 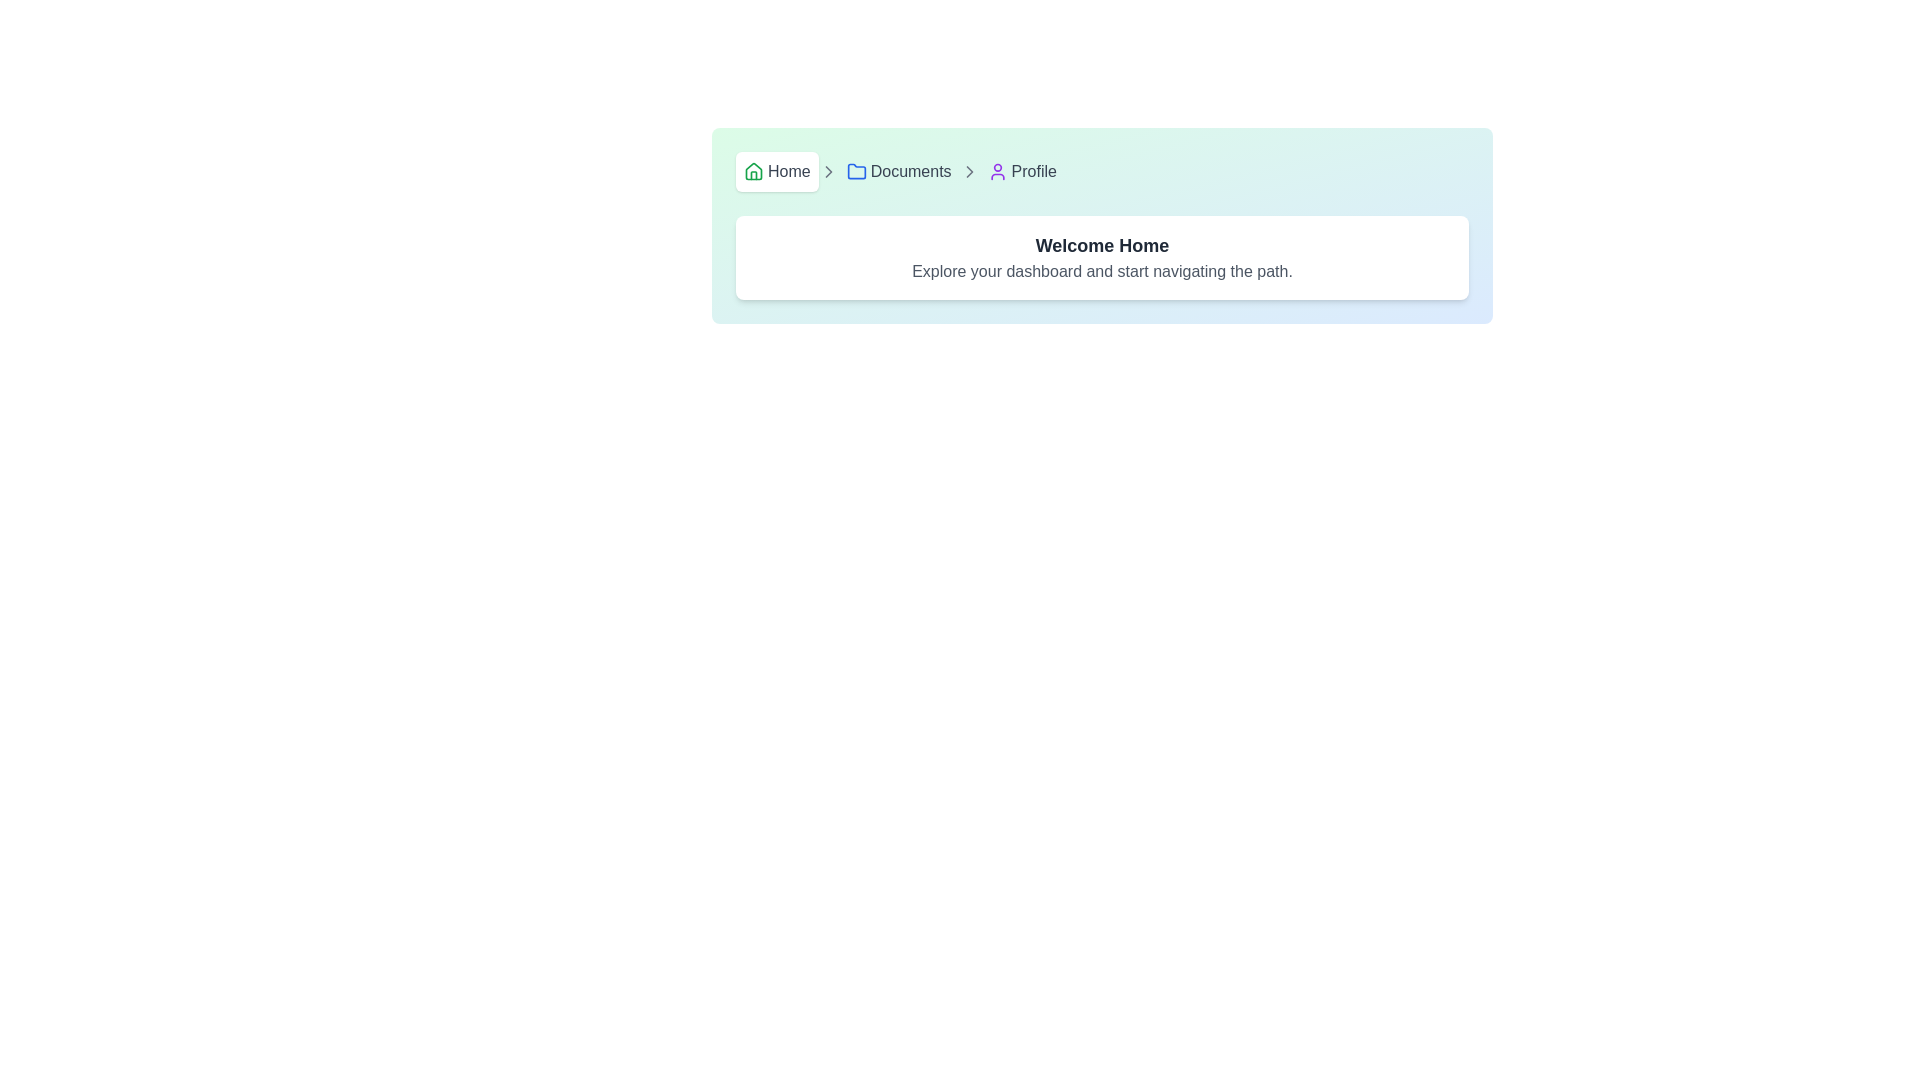 What do you see at coordinates (788, 171) in the screenshot?
I see `the 'Home' label in the navigation bar which indicates the current location and may redirect users to the homepage` at bounding box center [788, 171].